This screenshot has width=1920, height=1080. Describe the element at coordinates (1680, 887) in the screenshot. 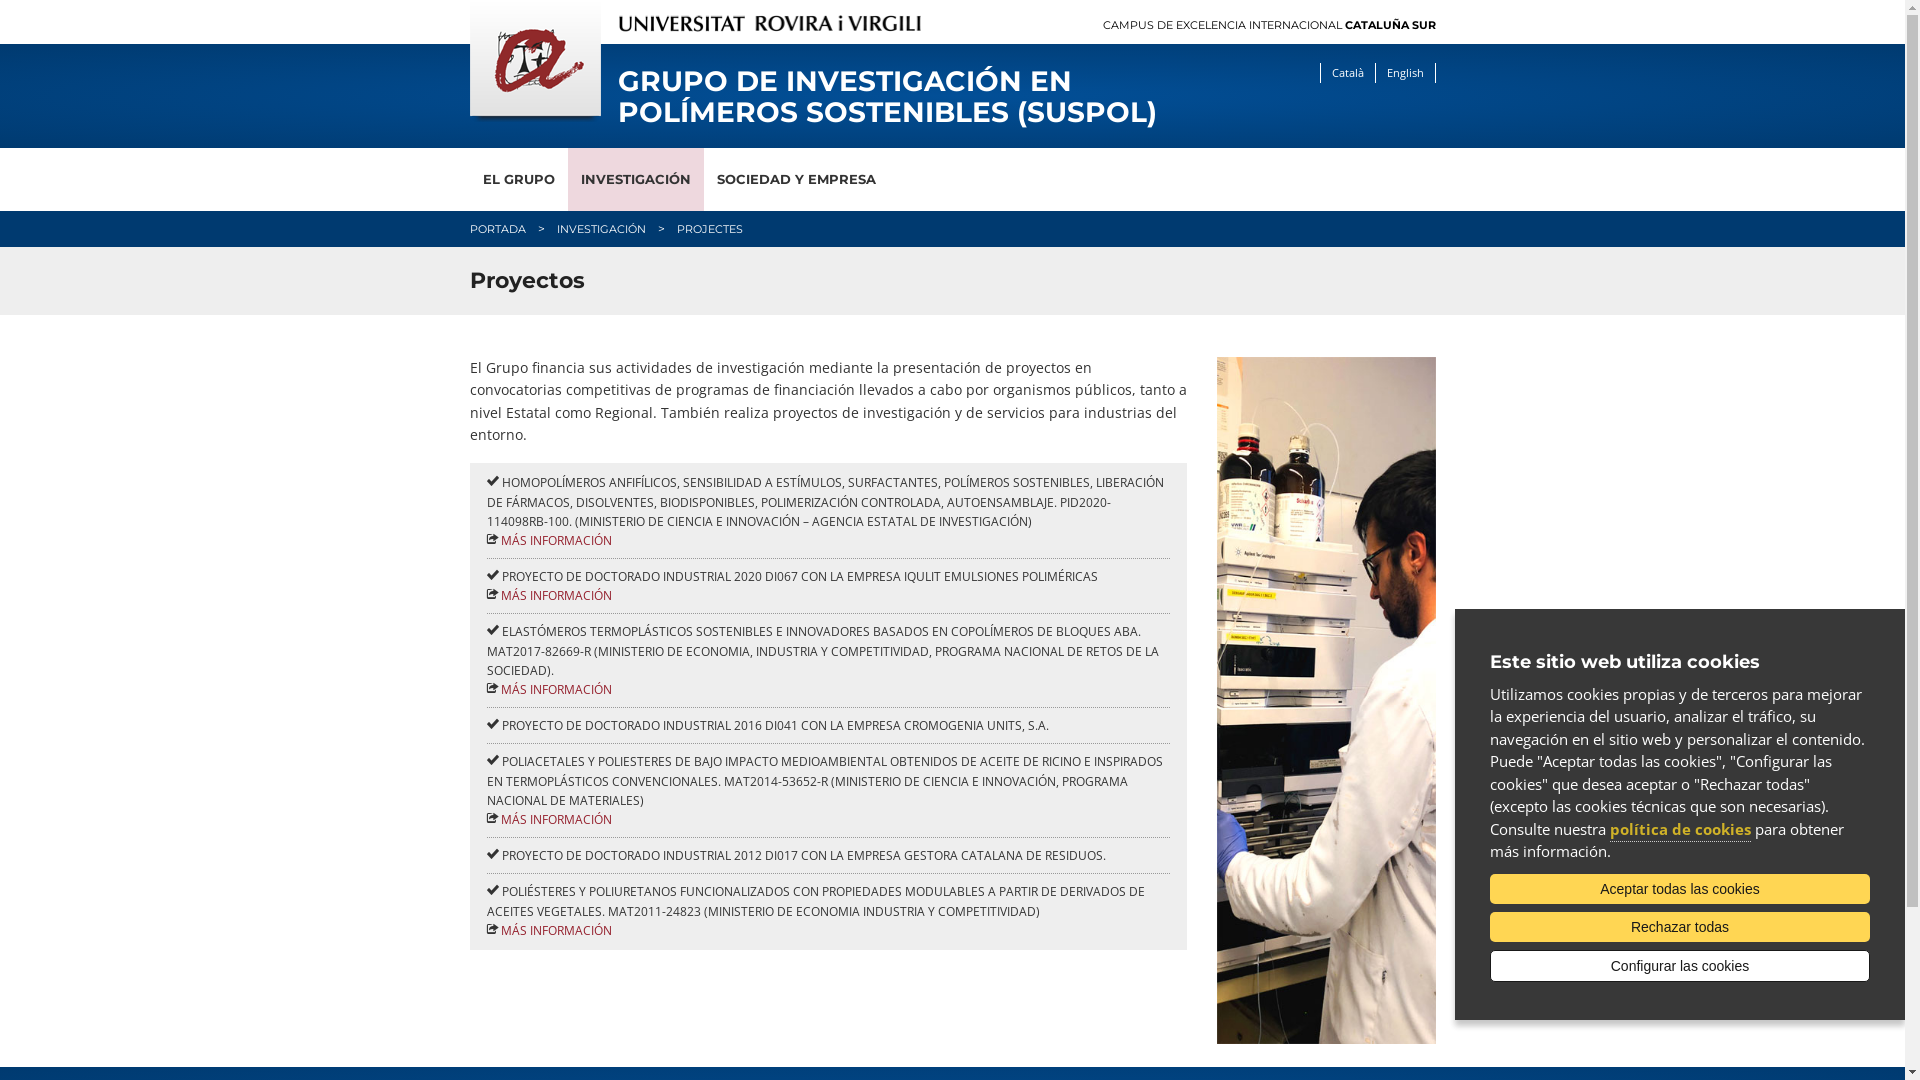

I see `'Aceptar todas las cookies'` at that location.